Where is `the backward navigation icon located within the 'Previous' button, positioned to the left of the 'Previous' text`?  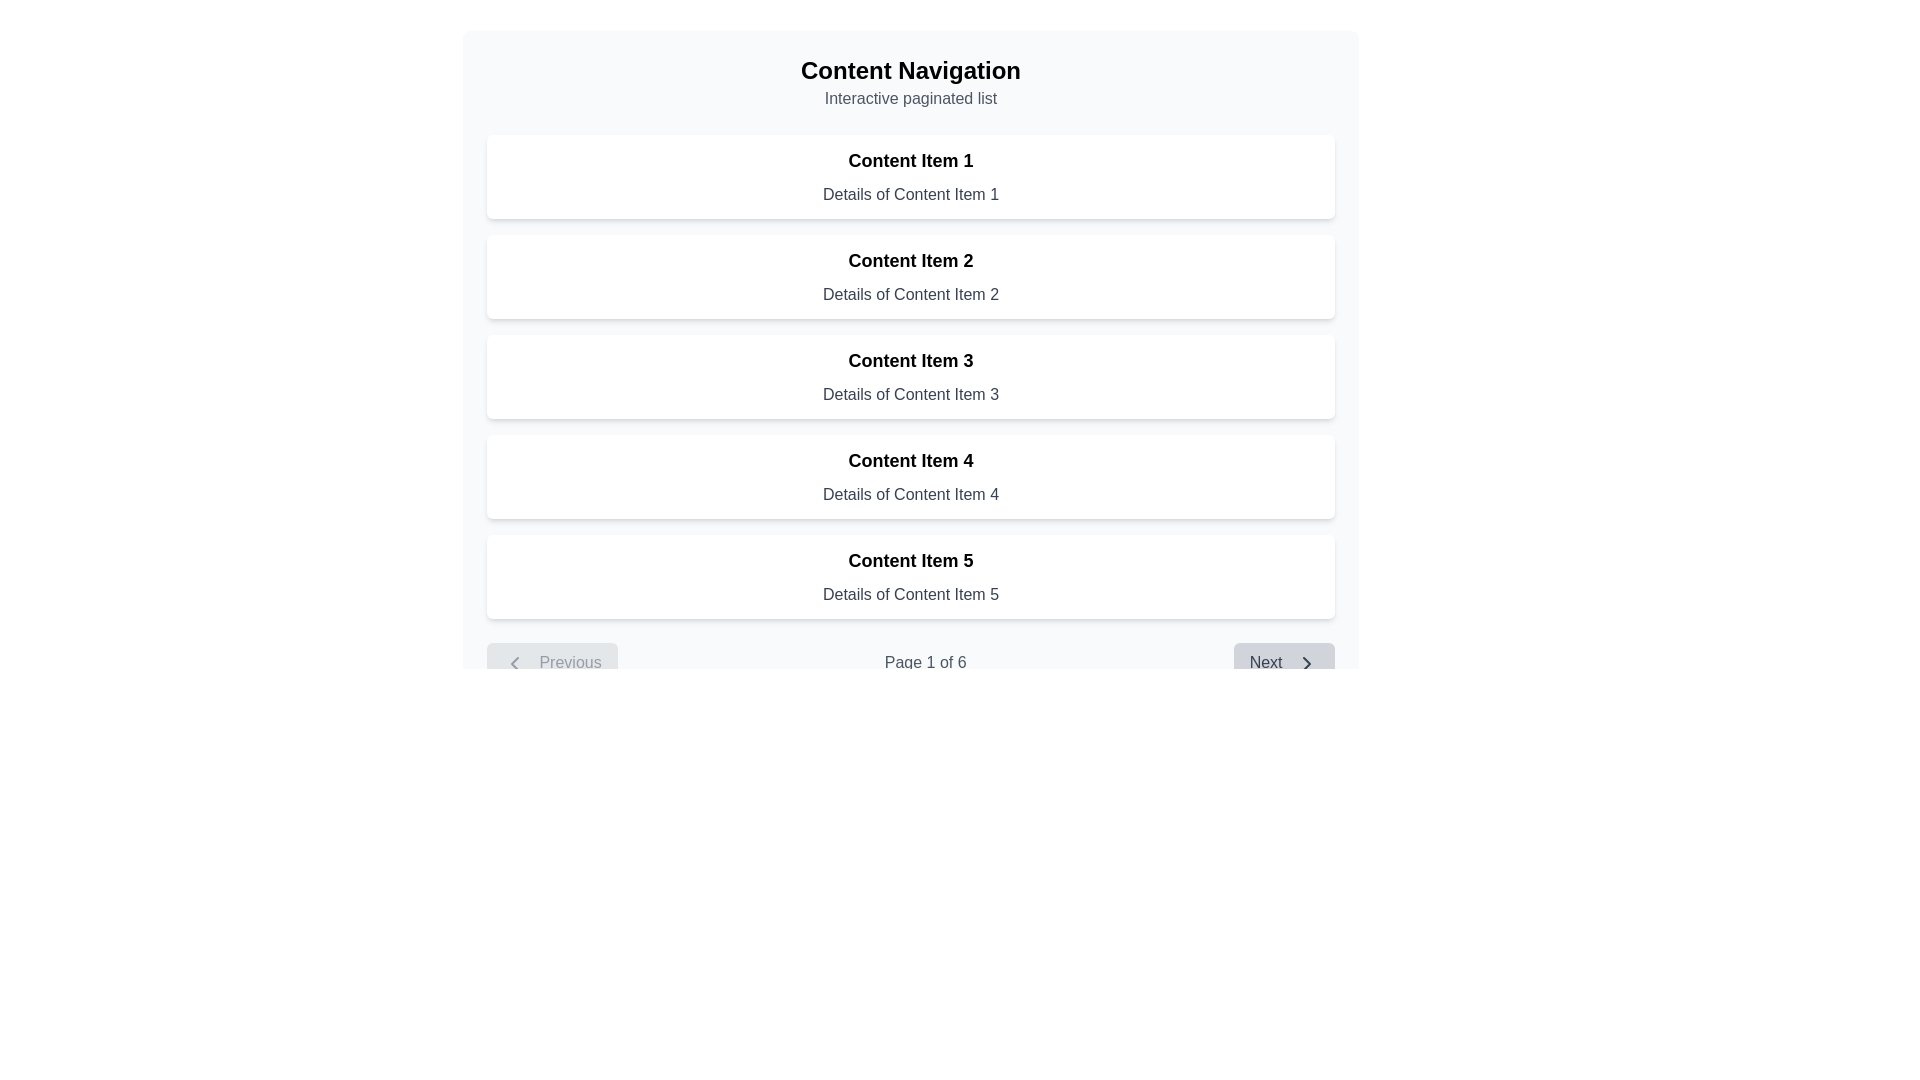 the backward navigation icon located within the 'Previous' button, positioned to the left of the 'Previous' text is located at coordinates (514, 663).